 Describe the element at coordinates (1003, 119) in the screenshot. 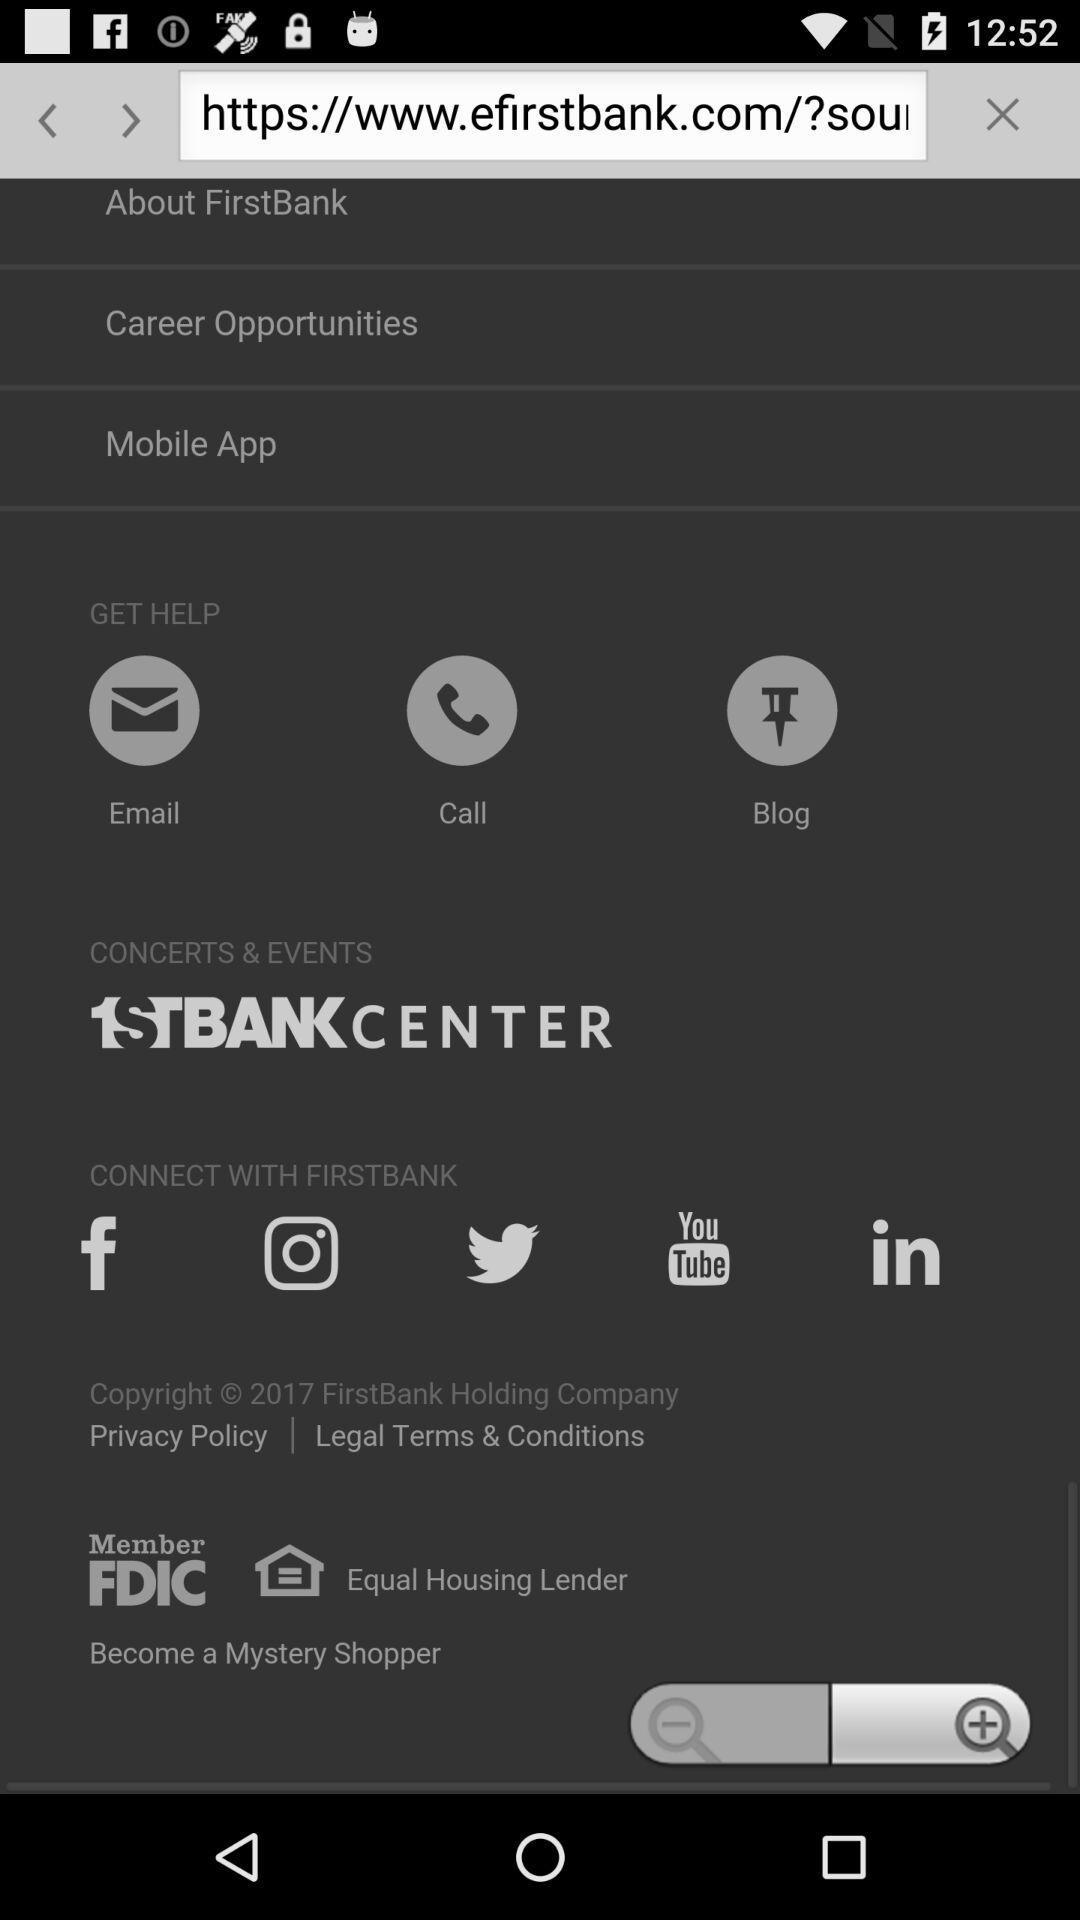

I see `botton` at that location.